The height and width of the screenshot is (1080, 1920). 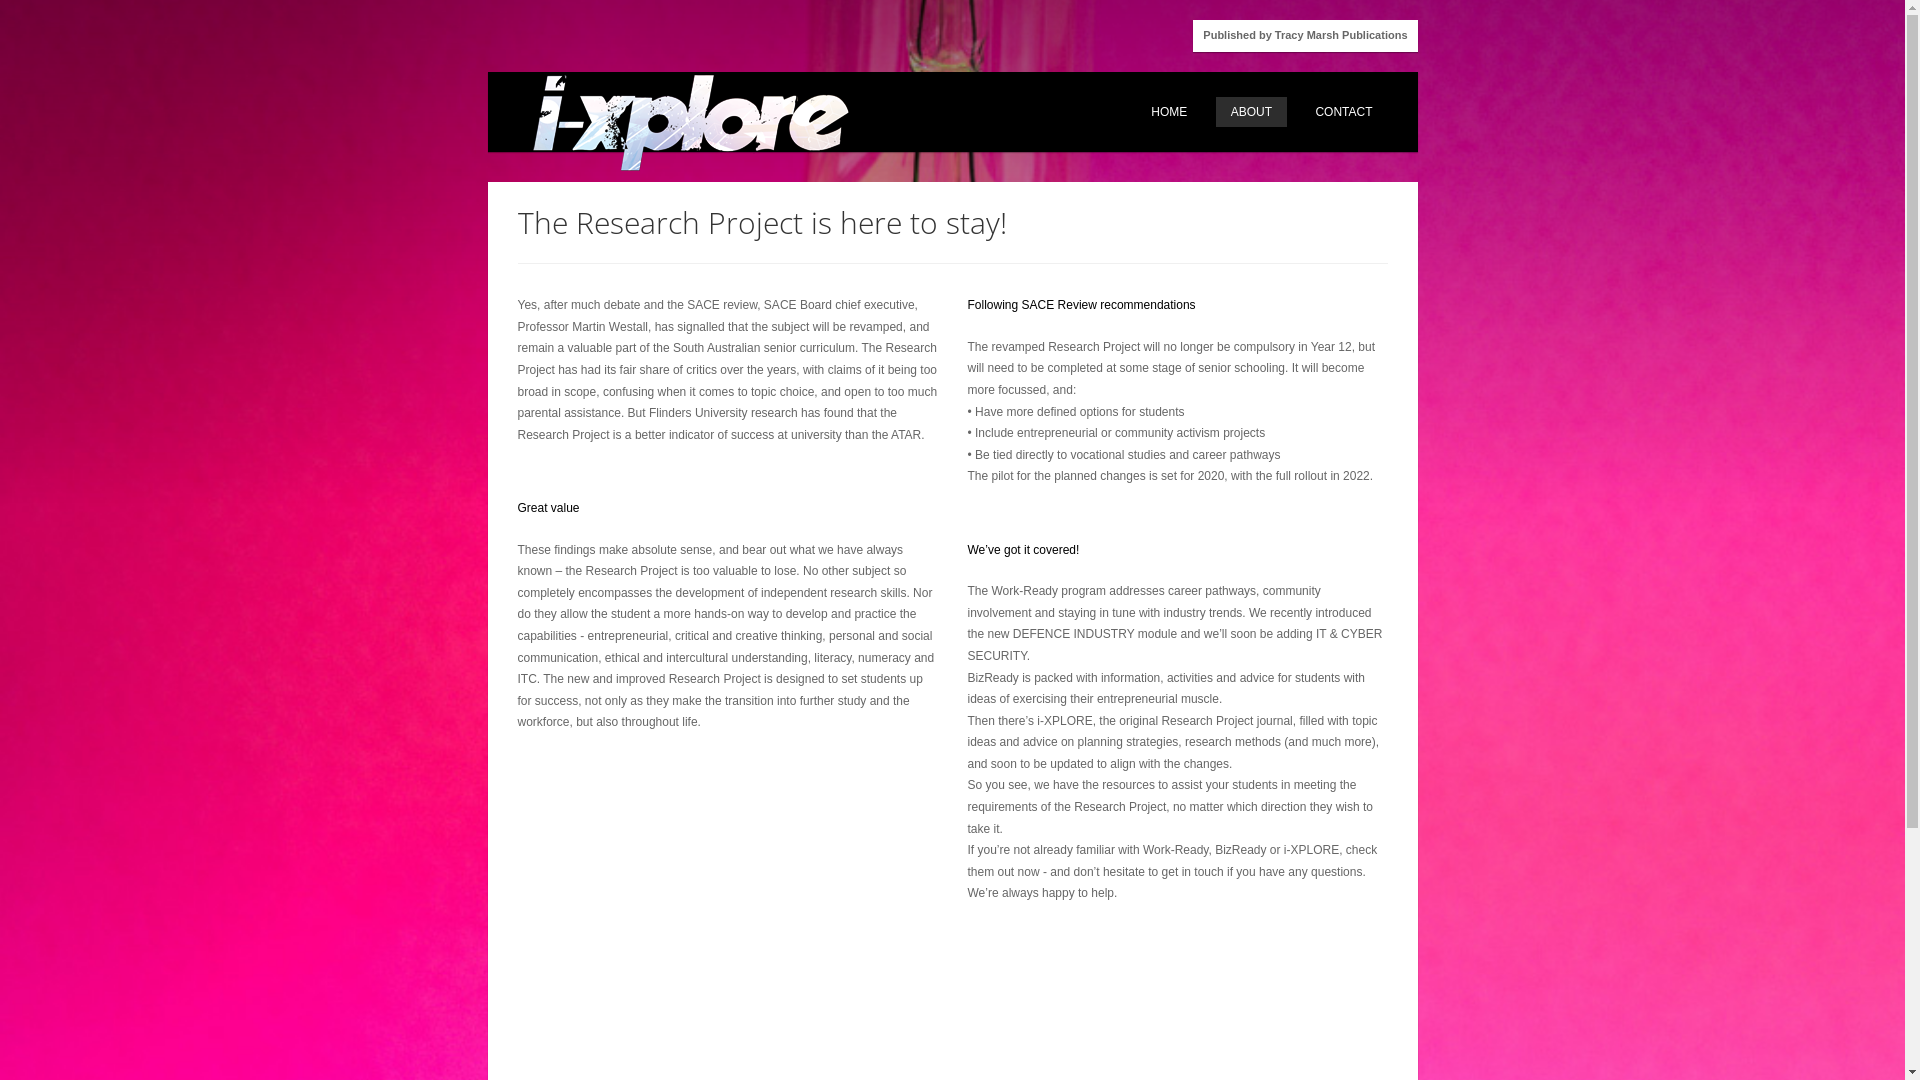 What do you see at coordinates (1136, 111) in the screenshot?
I see `'HOME'` at bounding box center [1136, 111].